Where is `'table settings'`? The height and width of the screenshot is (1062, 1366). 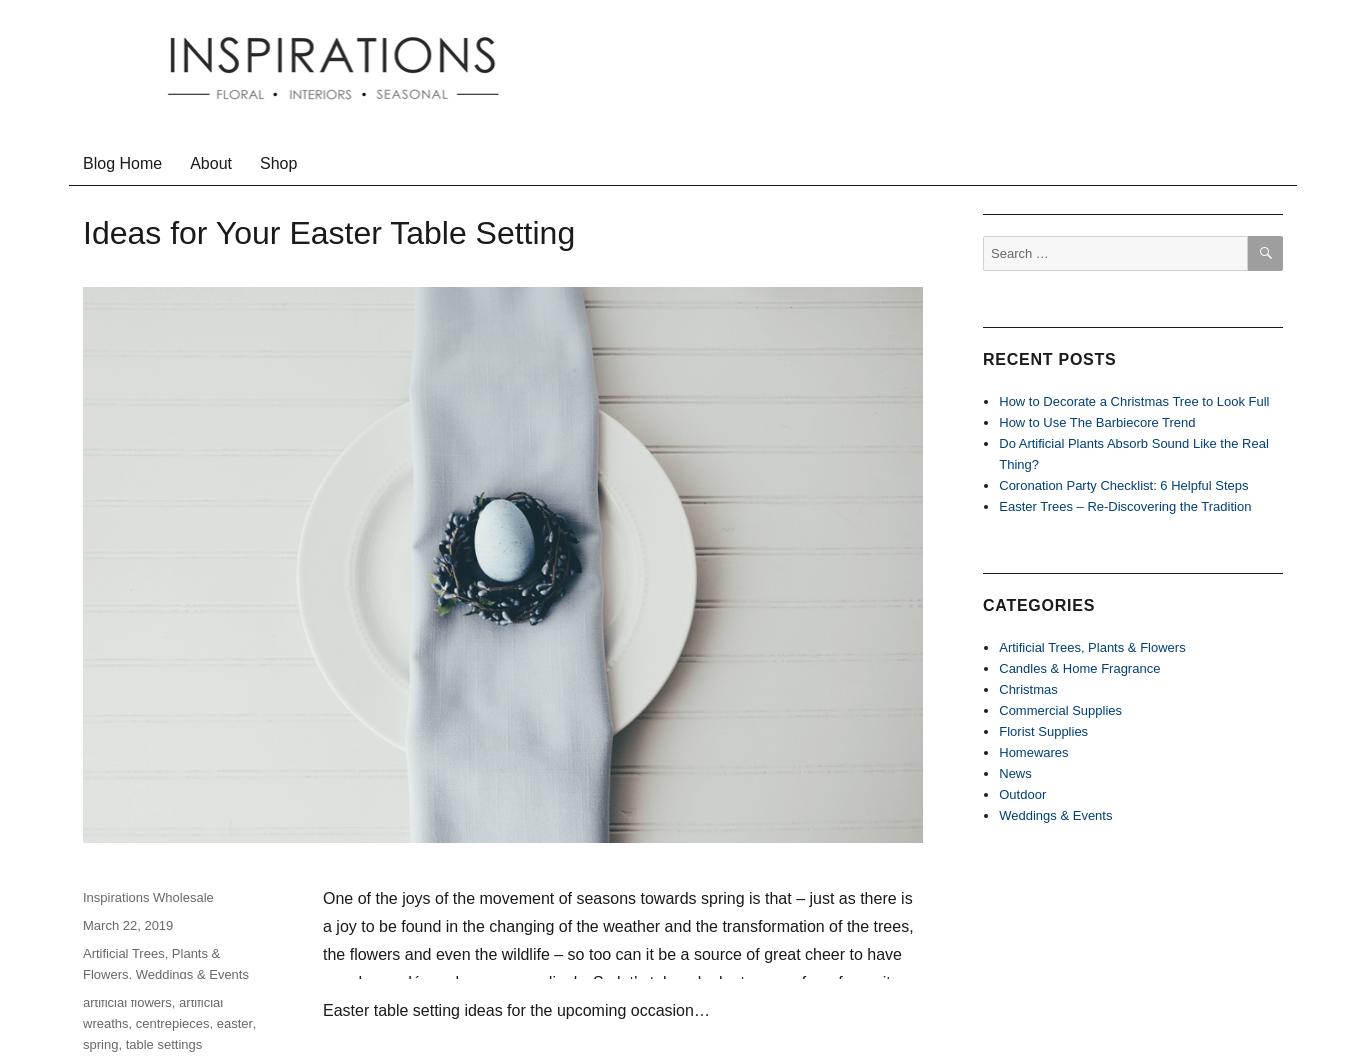
'table settings' is located at coordinates (162, 1042).